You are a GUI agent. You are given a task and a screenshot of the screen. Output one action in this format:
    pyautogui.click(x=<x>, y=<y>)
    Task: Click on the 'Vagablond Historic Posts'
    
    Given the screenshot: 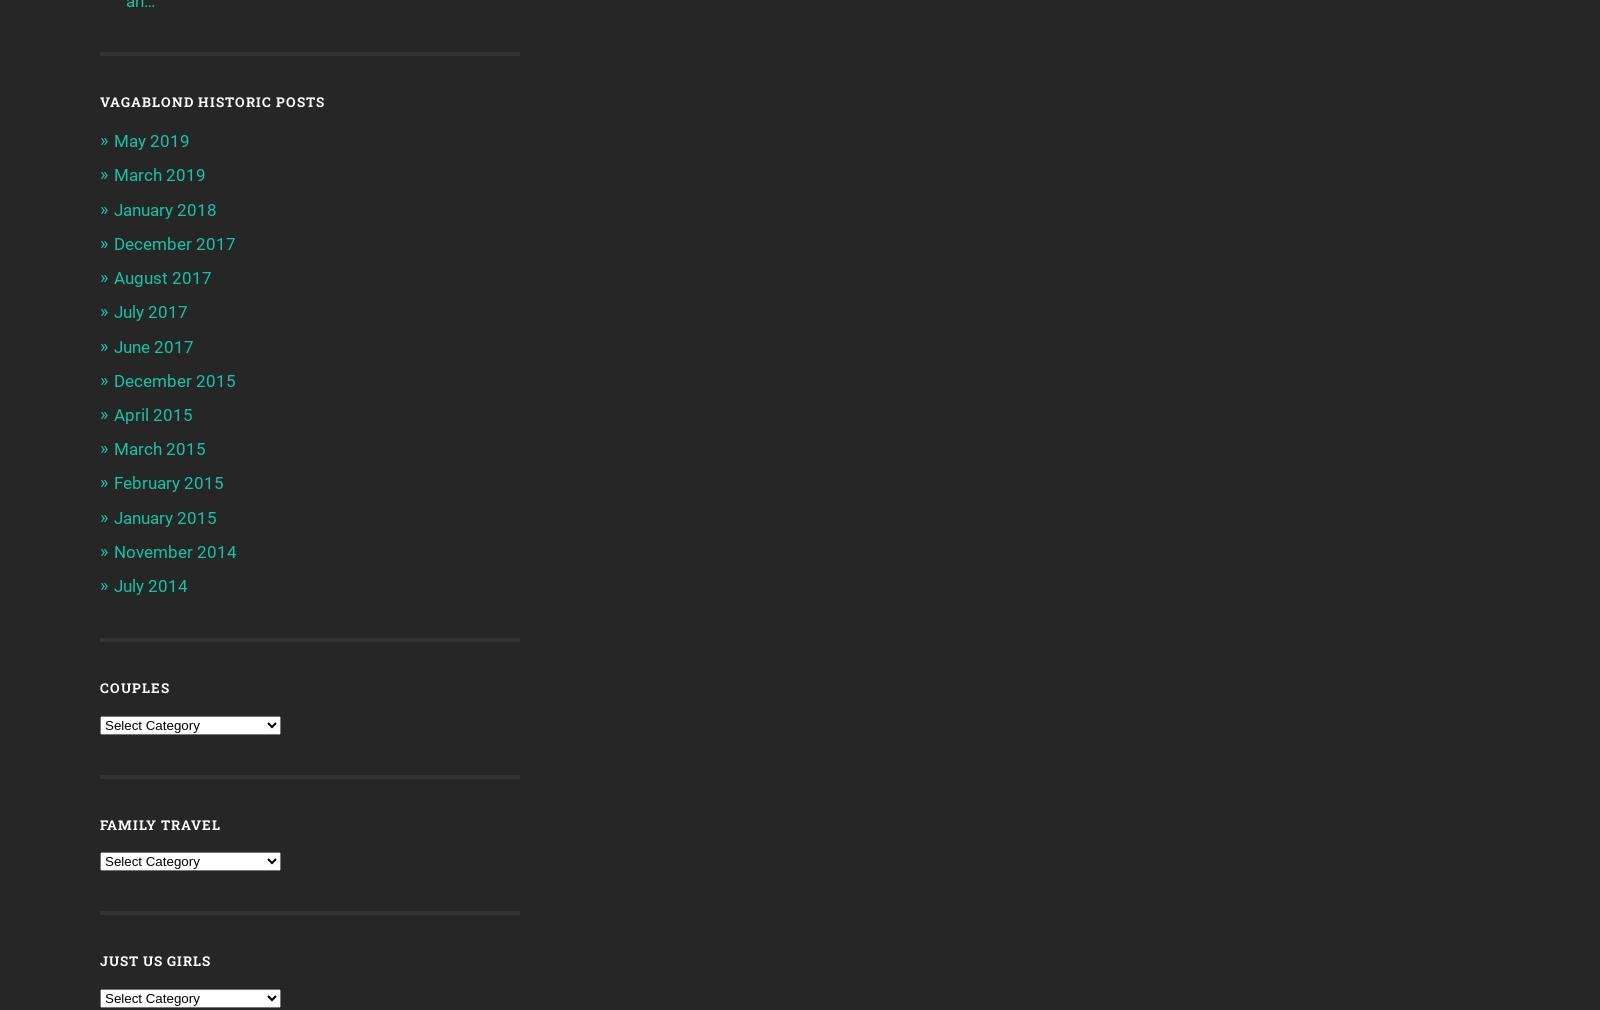 What is the action you would take?
    pyautogui.click(x=212, y=100)
    